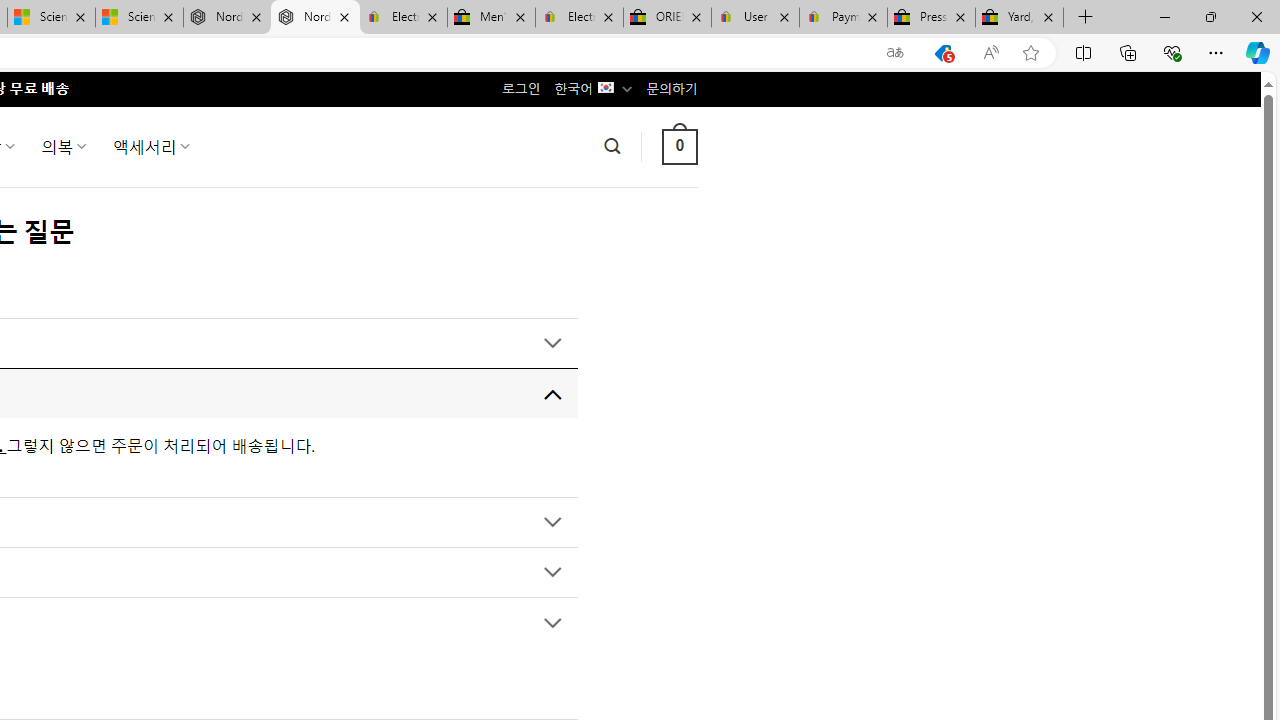 This screenshot has height=720, width=1280. What do you see at coordinates (843, 17) in the screenshot?
I see `'Payments Terms of Use | eBay.com'` at bounding box center [843, 17].